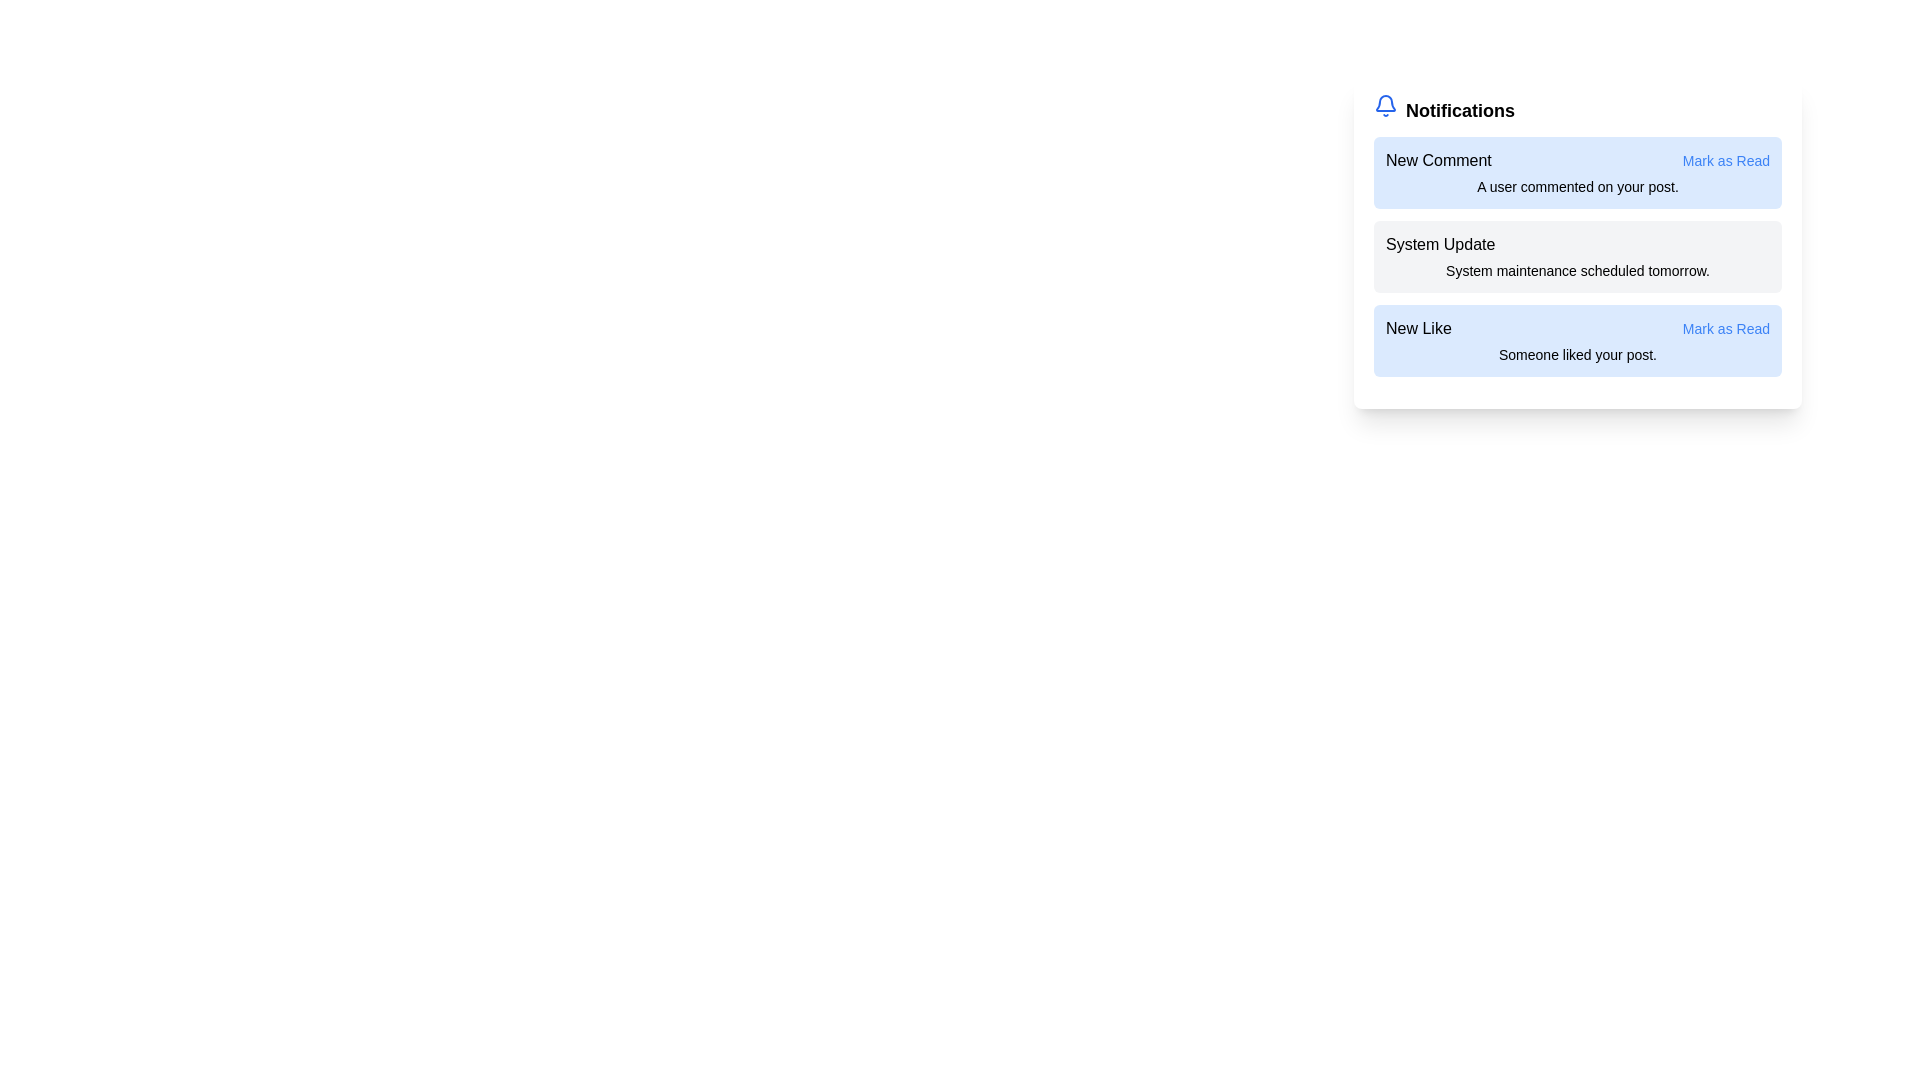 This screenshot has width=1920, height=1080. I want to click on the 'Mark as Read' button for the notification titled New Comment, so click(1725, 160).